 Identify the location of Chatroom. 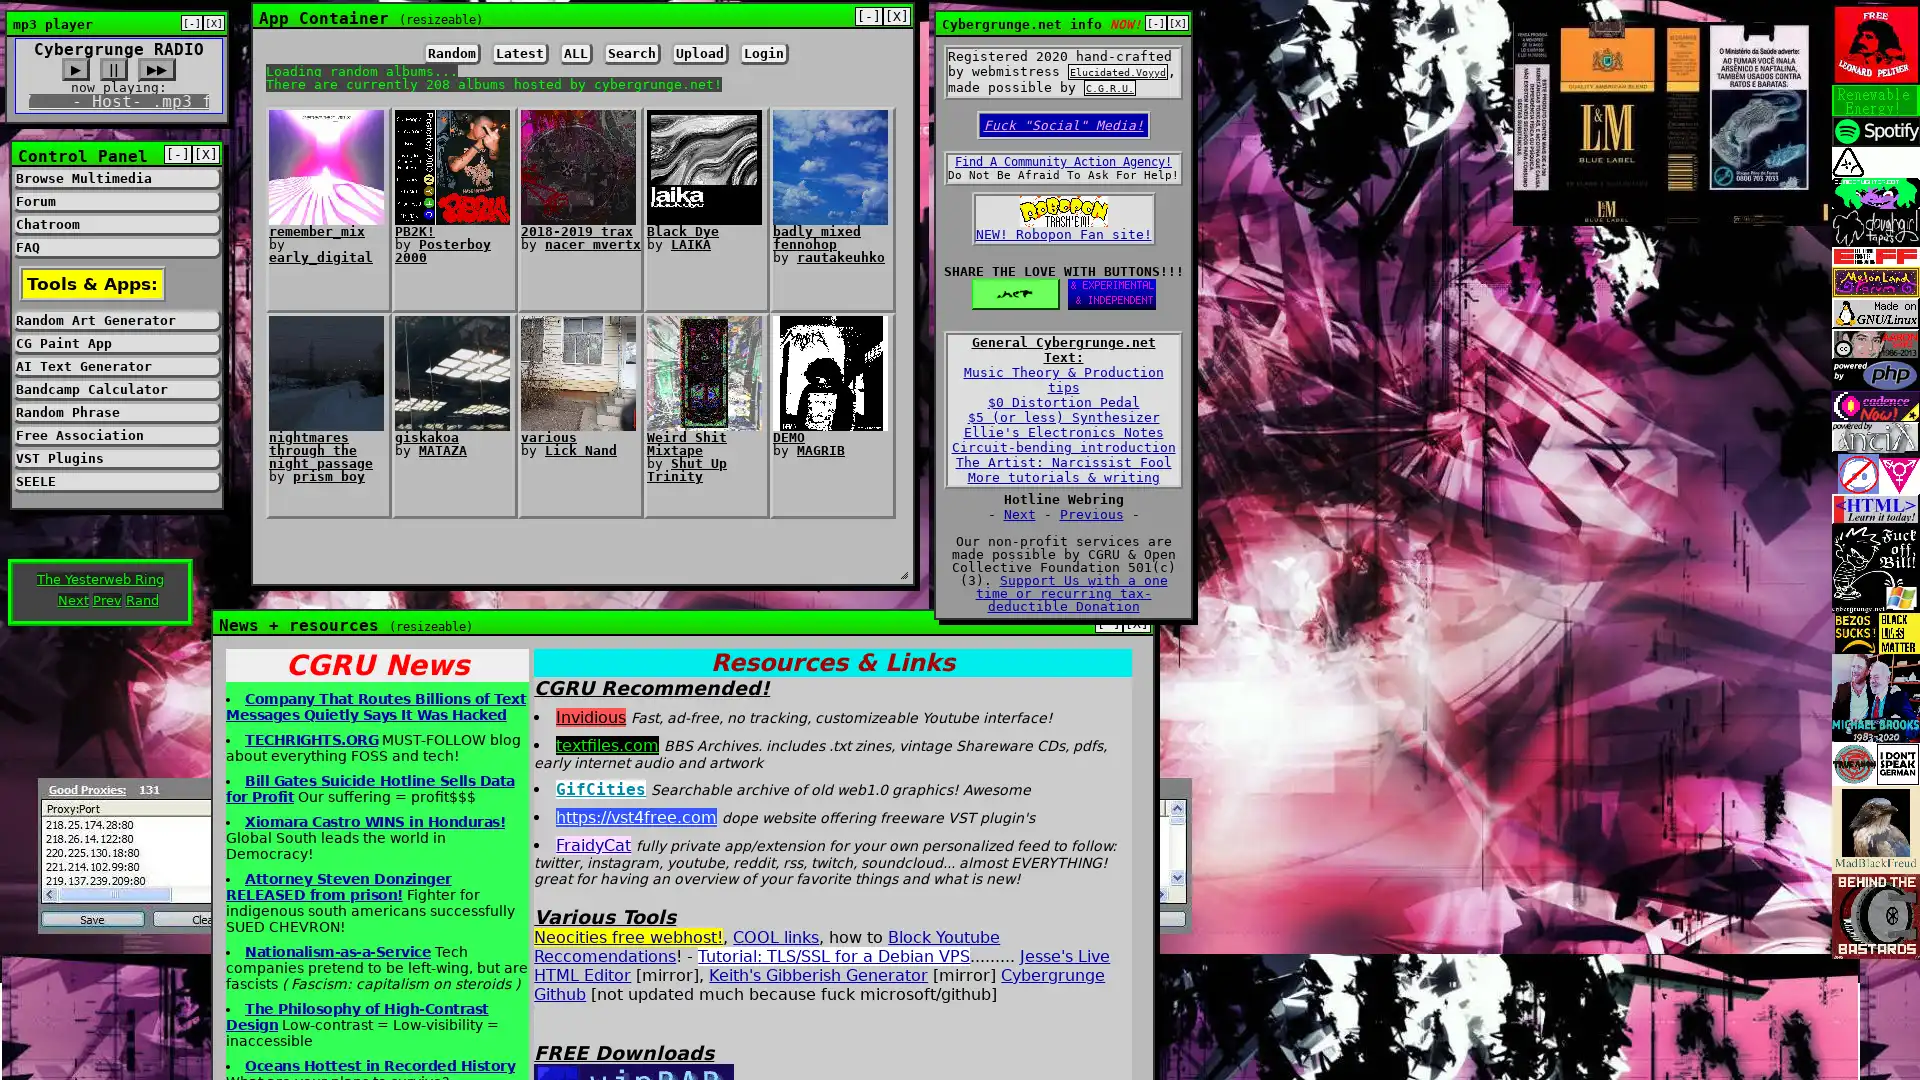
(115, 224).